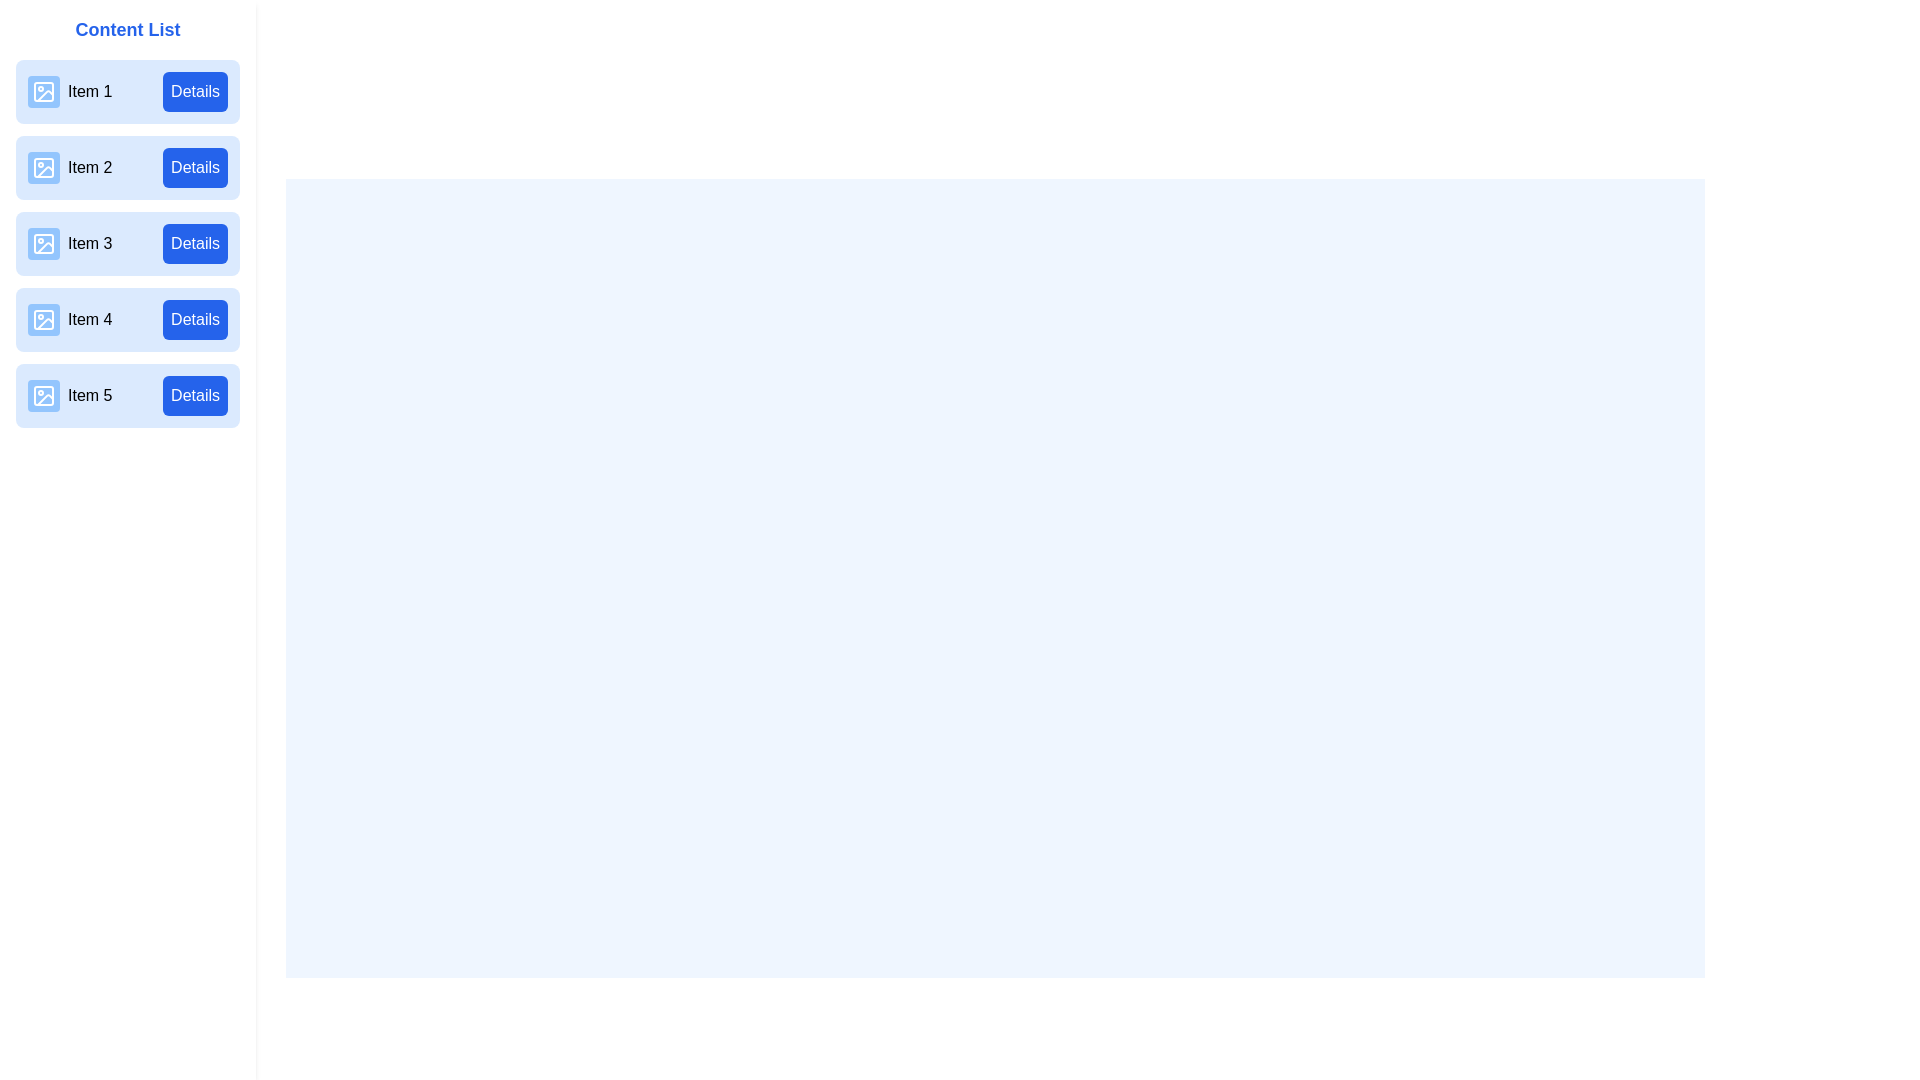  I want to click on the label 'Item 2' in the sidebar, so click(89, 167).